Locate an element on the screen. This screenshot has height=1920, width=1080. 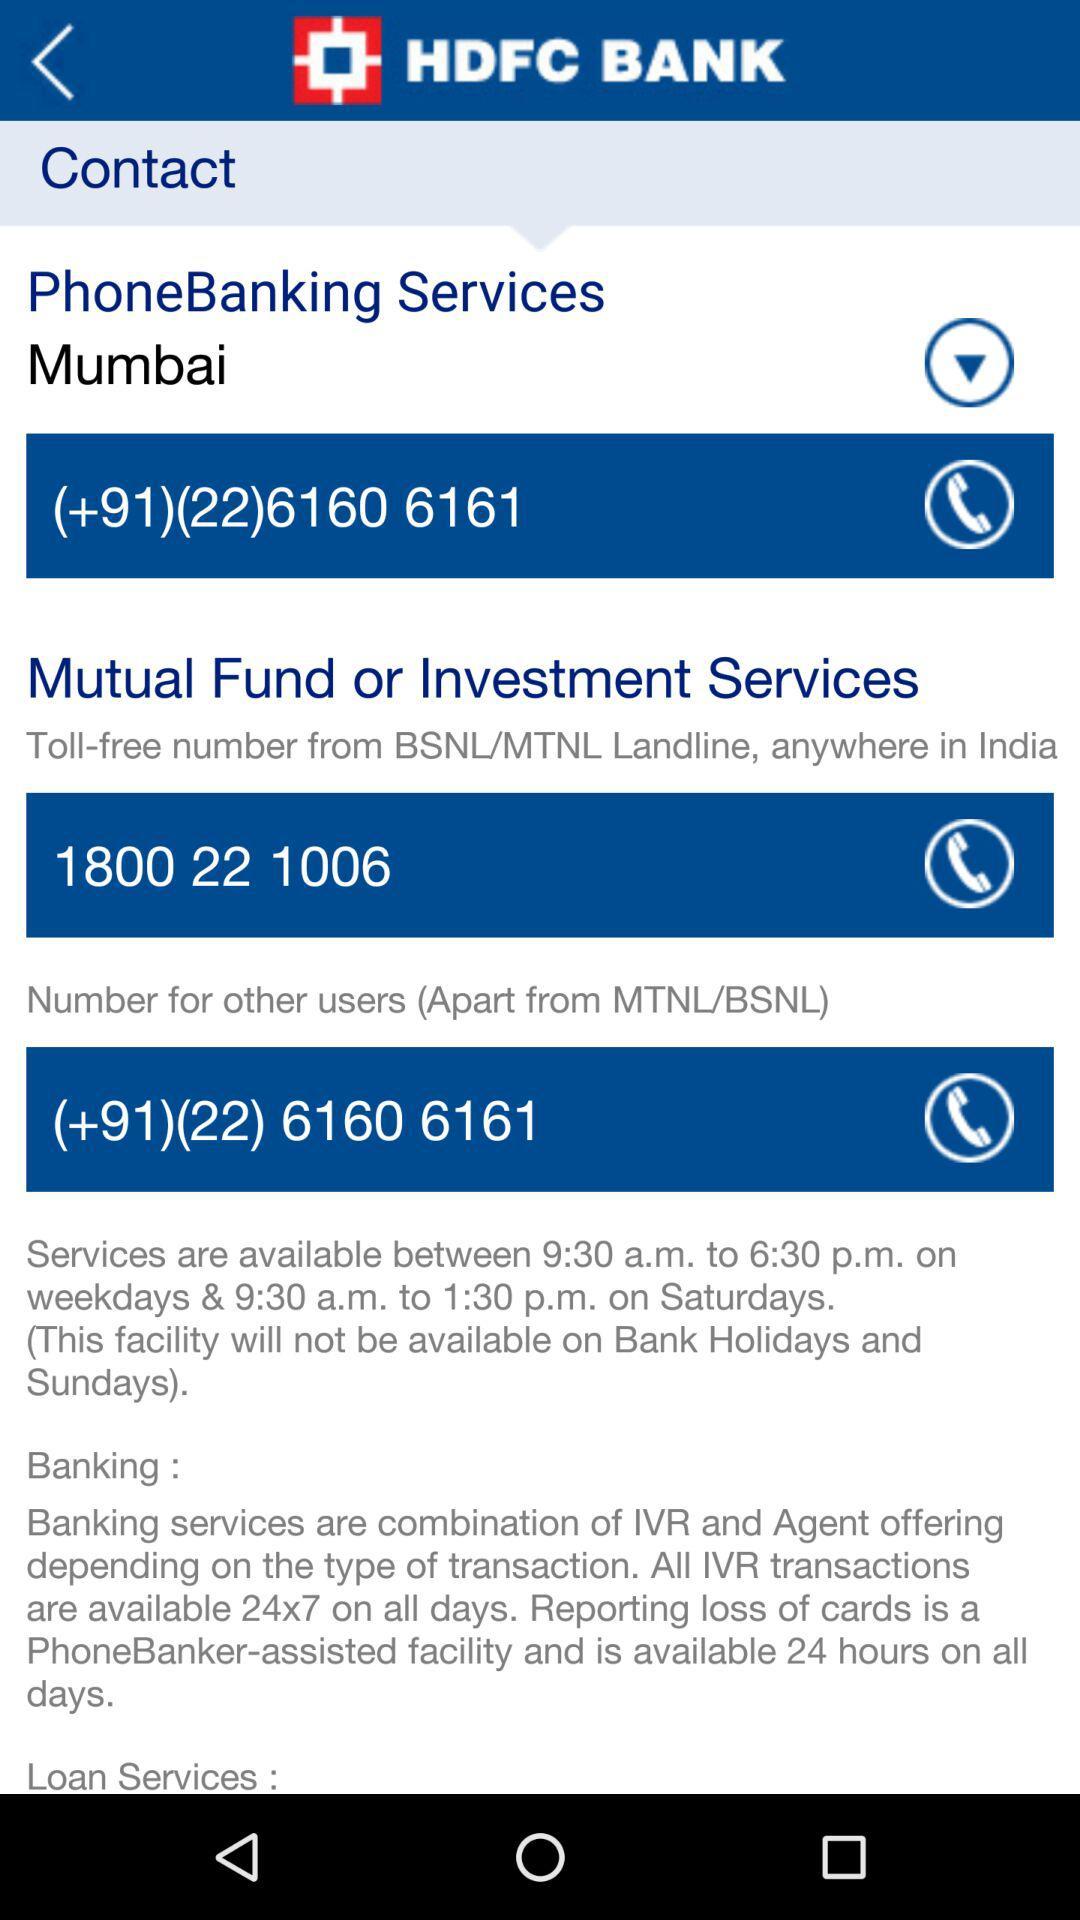
contact symbol is located at coordinates (968, 863).